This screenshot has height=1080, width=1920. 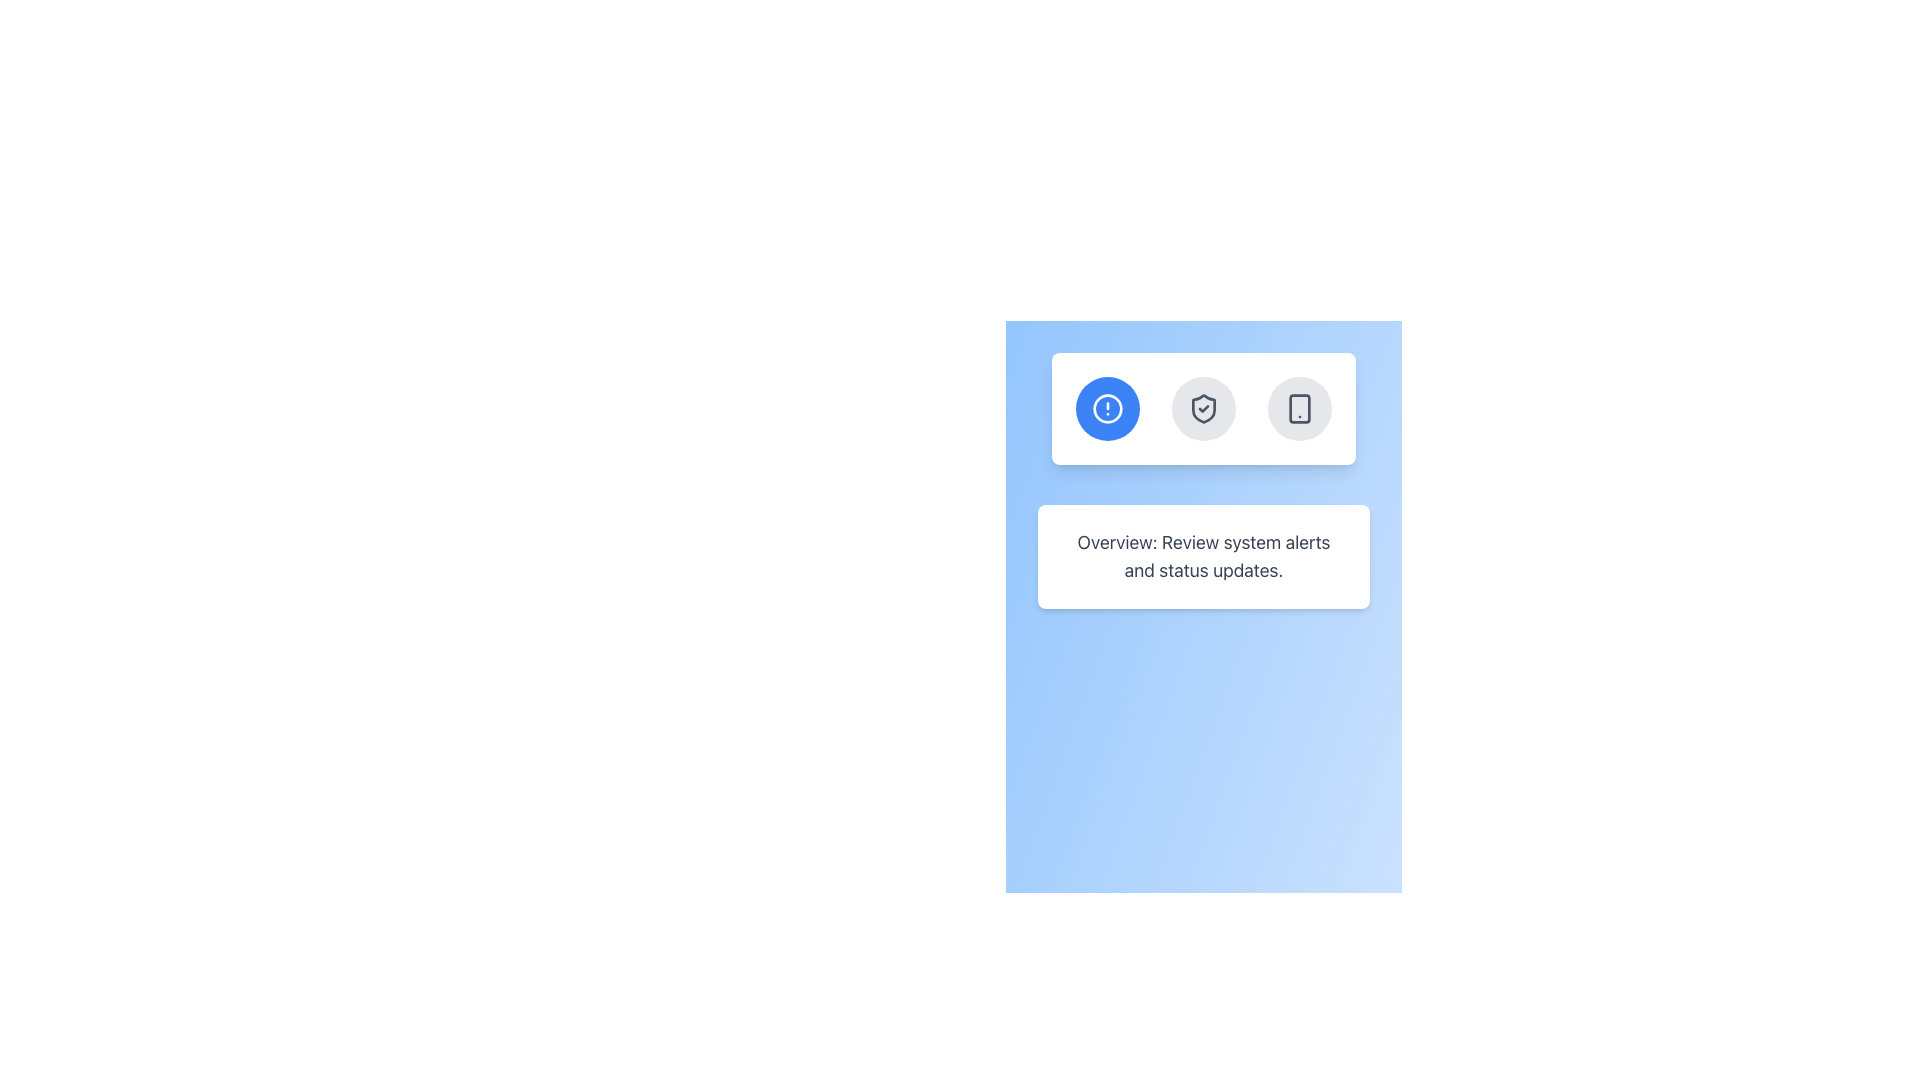 I want to click on the informational text element that provides an overview related to system alerts and updates, which is centered within a white rectangular card with rounded corners beneath a row of circular icons, so click(x=1203, y=556).